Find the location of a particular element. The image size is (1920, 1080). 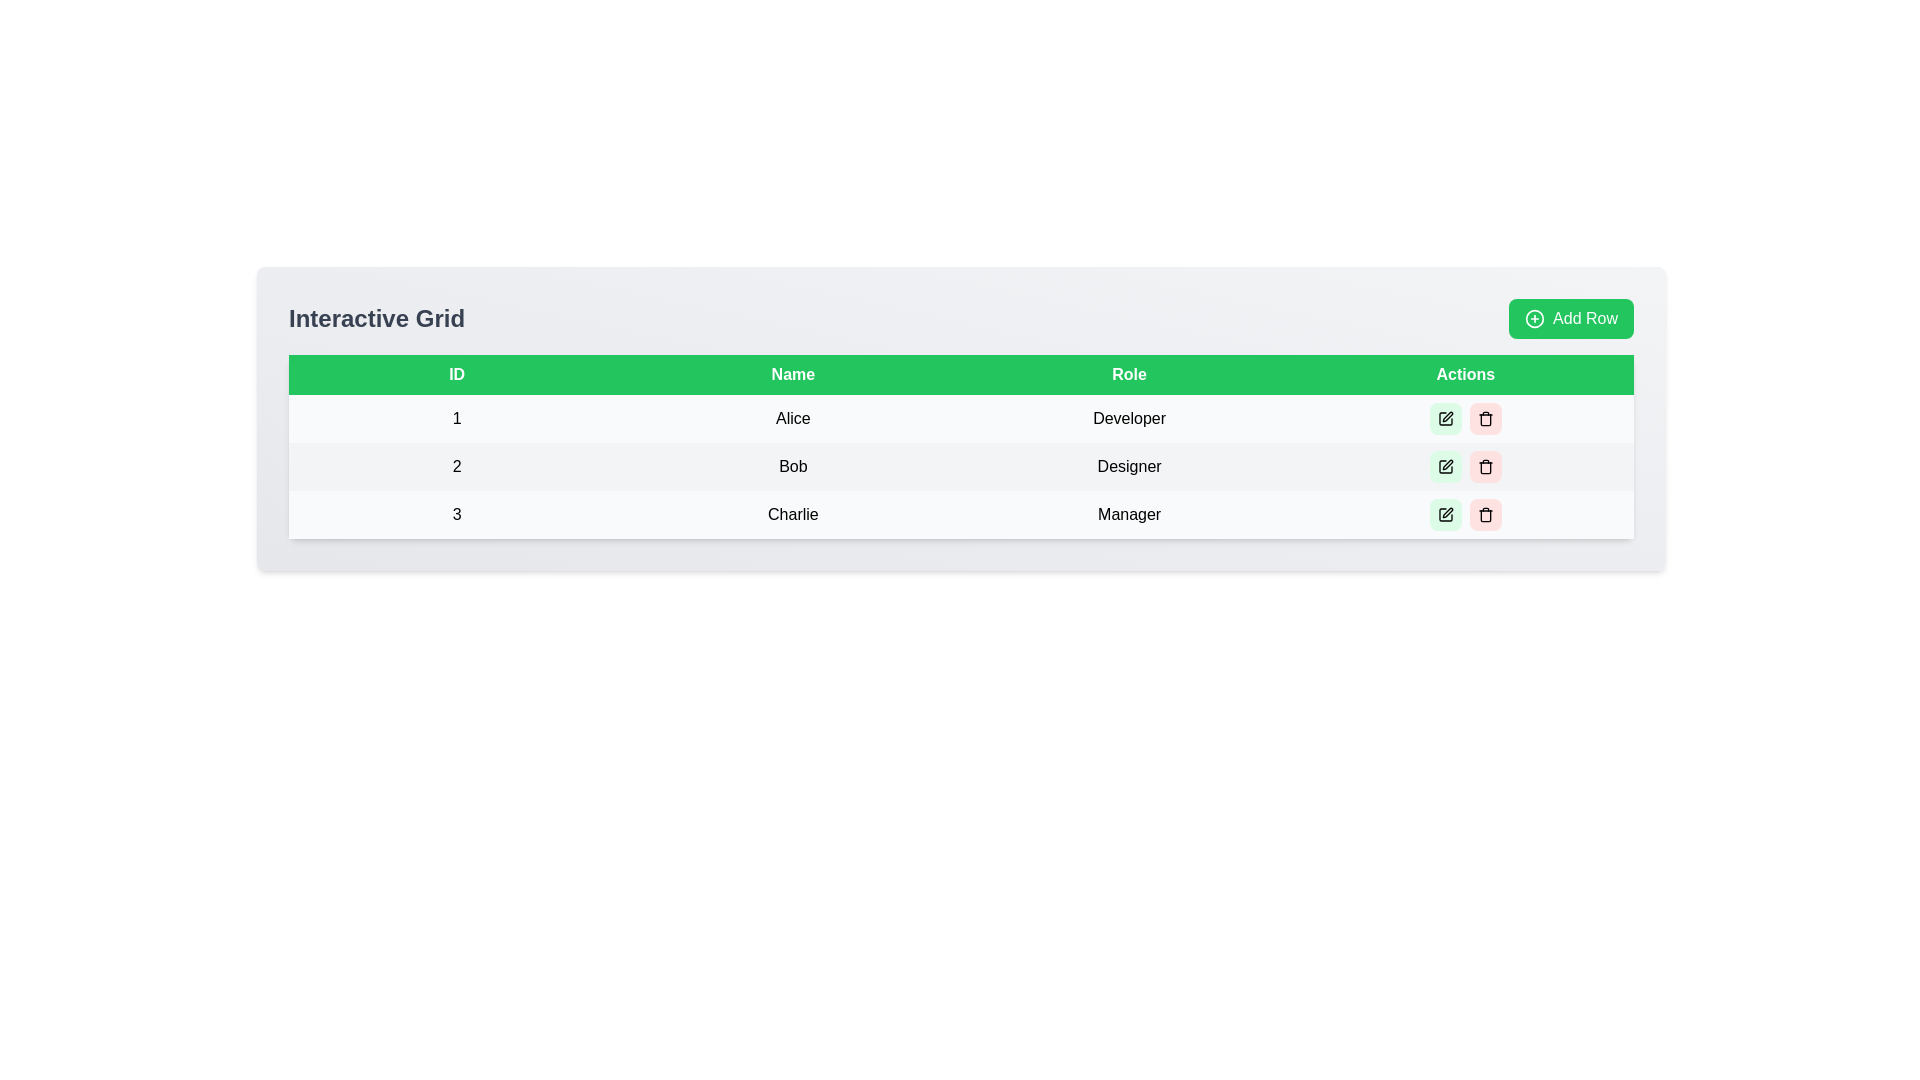

the edit button located in the first row of the 'Actions' column is located at coordinates (1445, 418).